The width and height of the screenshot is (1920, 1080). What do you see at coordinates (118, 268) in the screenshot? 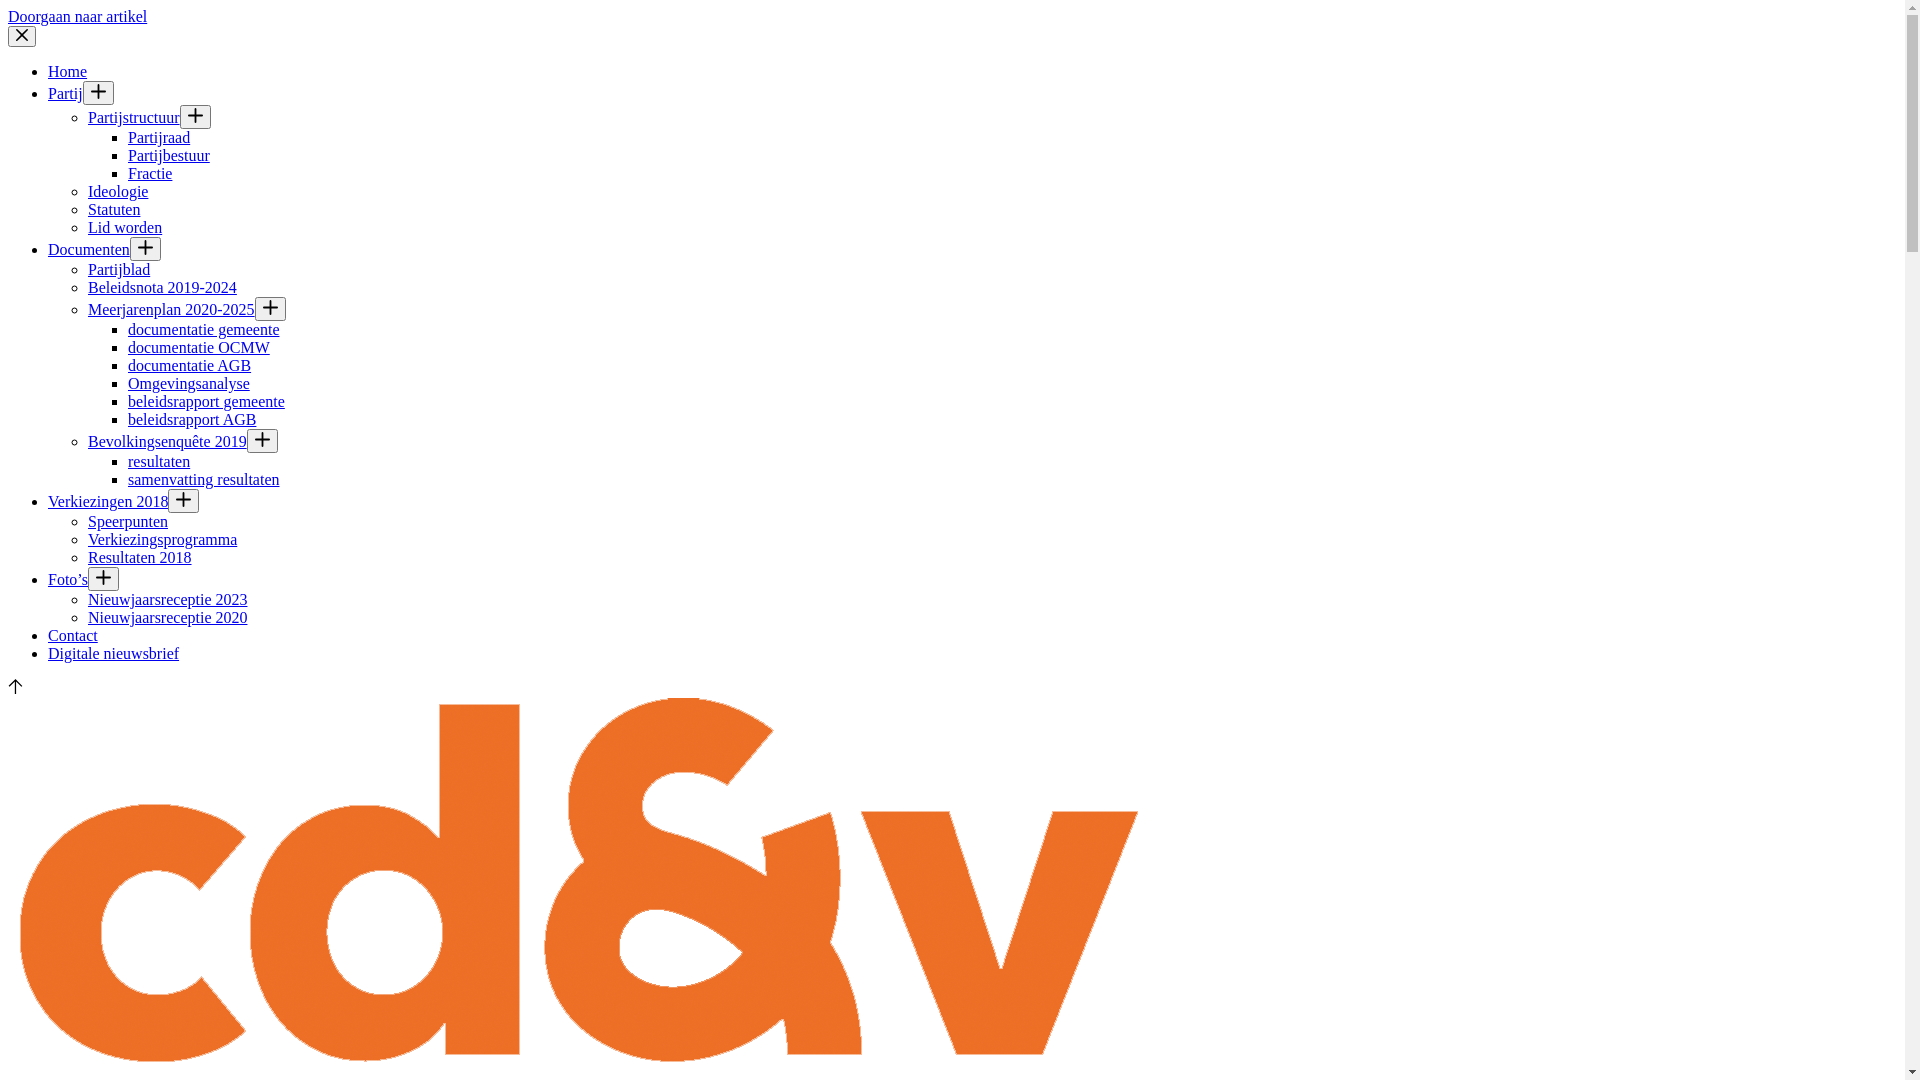
I see `'Partijblad'` at bounding box center [118, 268].